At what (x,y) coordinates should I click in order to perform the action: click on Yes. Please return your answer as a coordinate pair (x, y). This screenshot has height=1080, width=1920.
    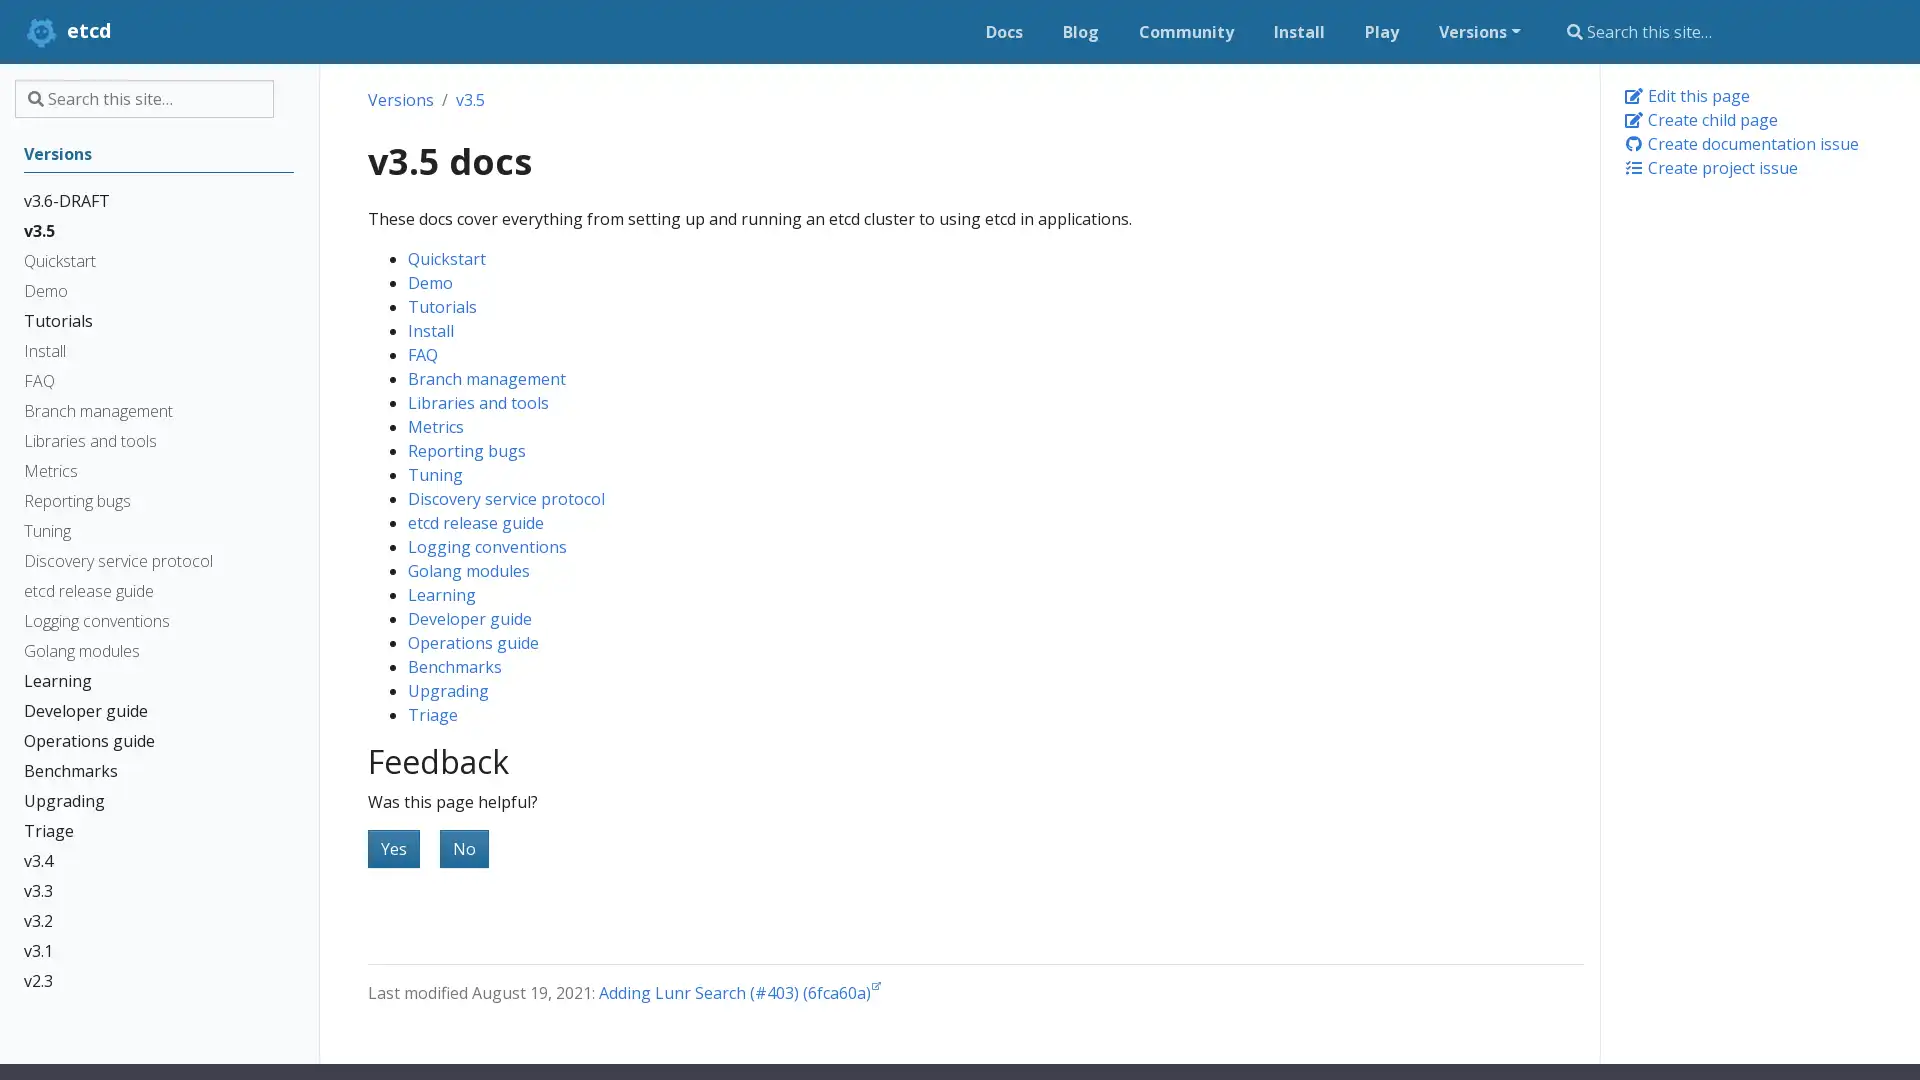
    Looking at the image, I should click on (393, 848).